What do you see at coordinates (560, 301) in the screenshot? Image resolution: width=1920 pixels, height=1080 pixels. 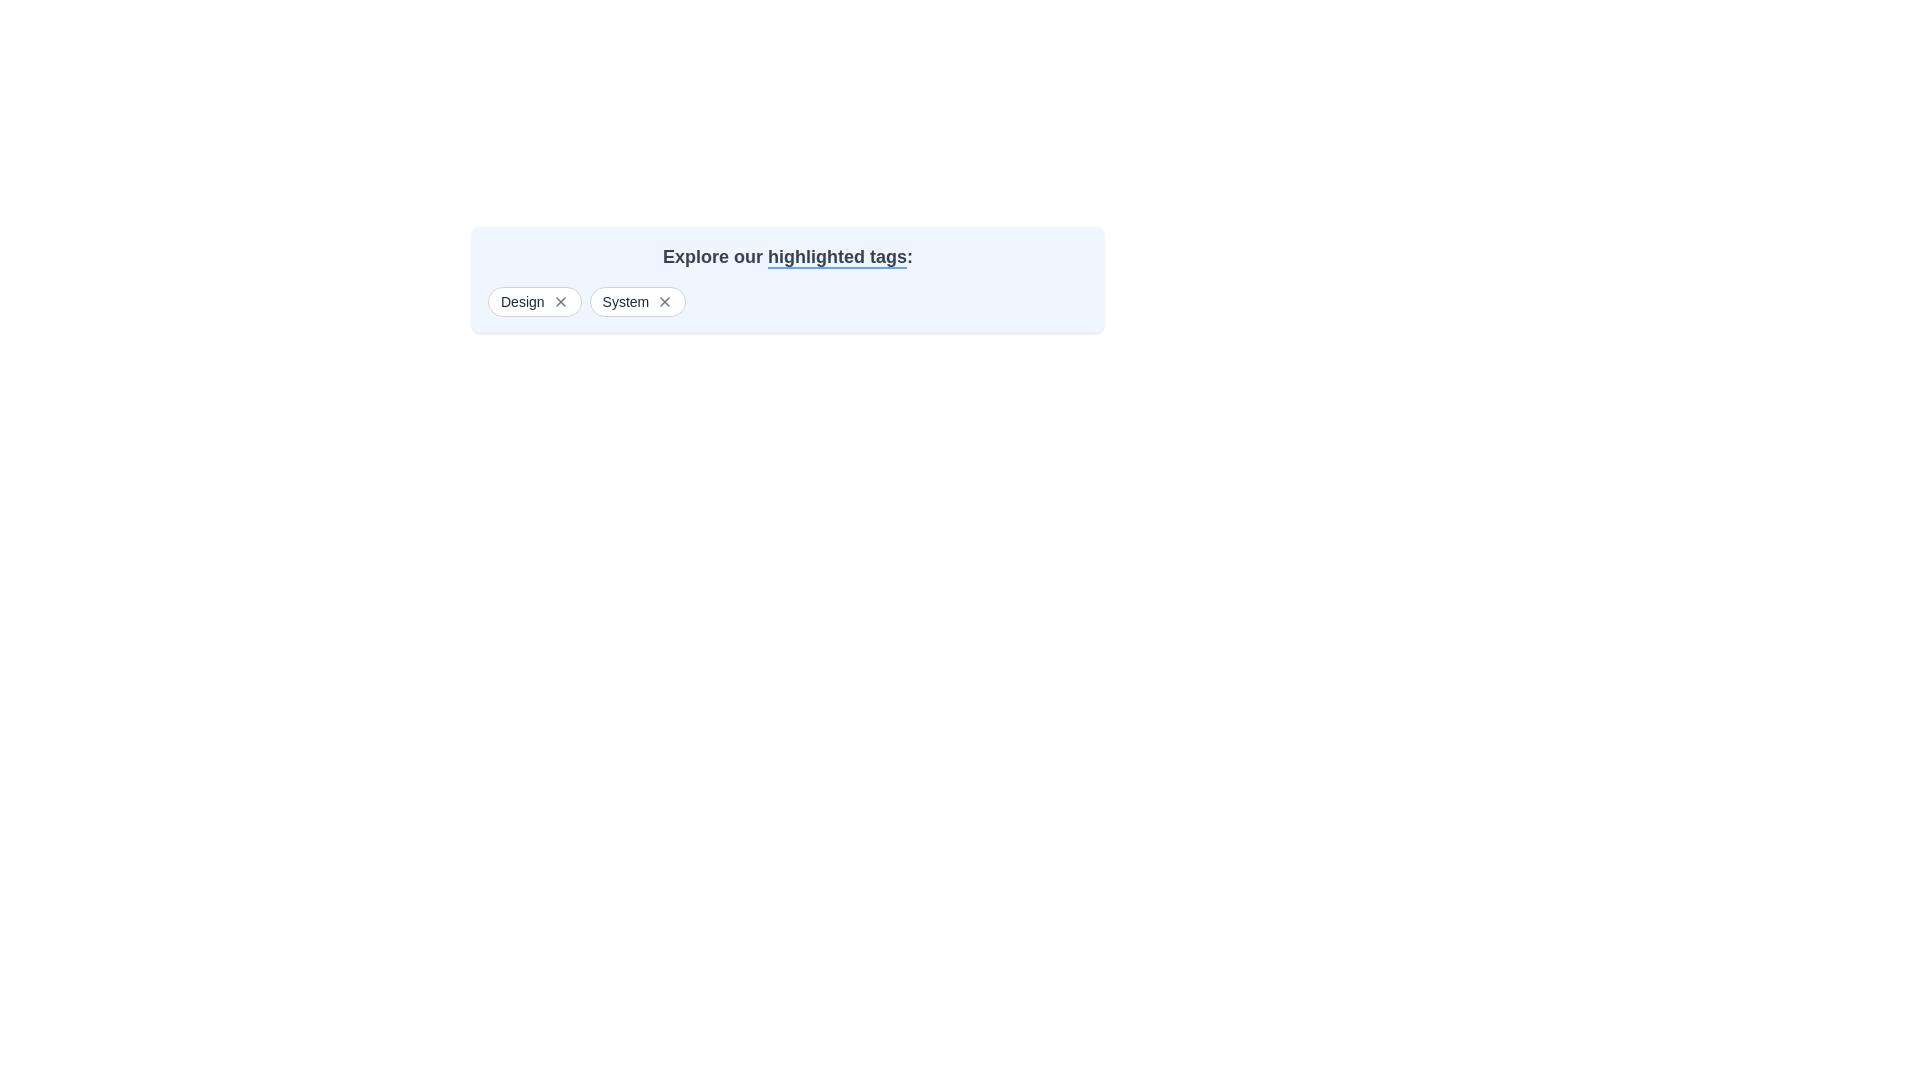 I see `the SVG icon representing the close button located to the right of the 'Design' tag` at bounding box center [560, 301].